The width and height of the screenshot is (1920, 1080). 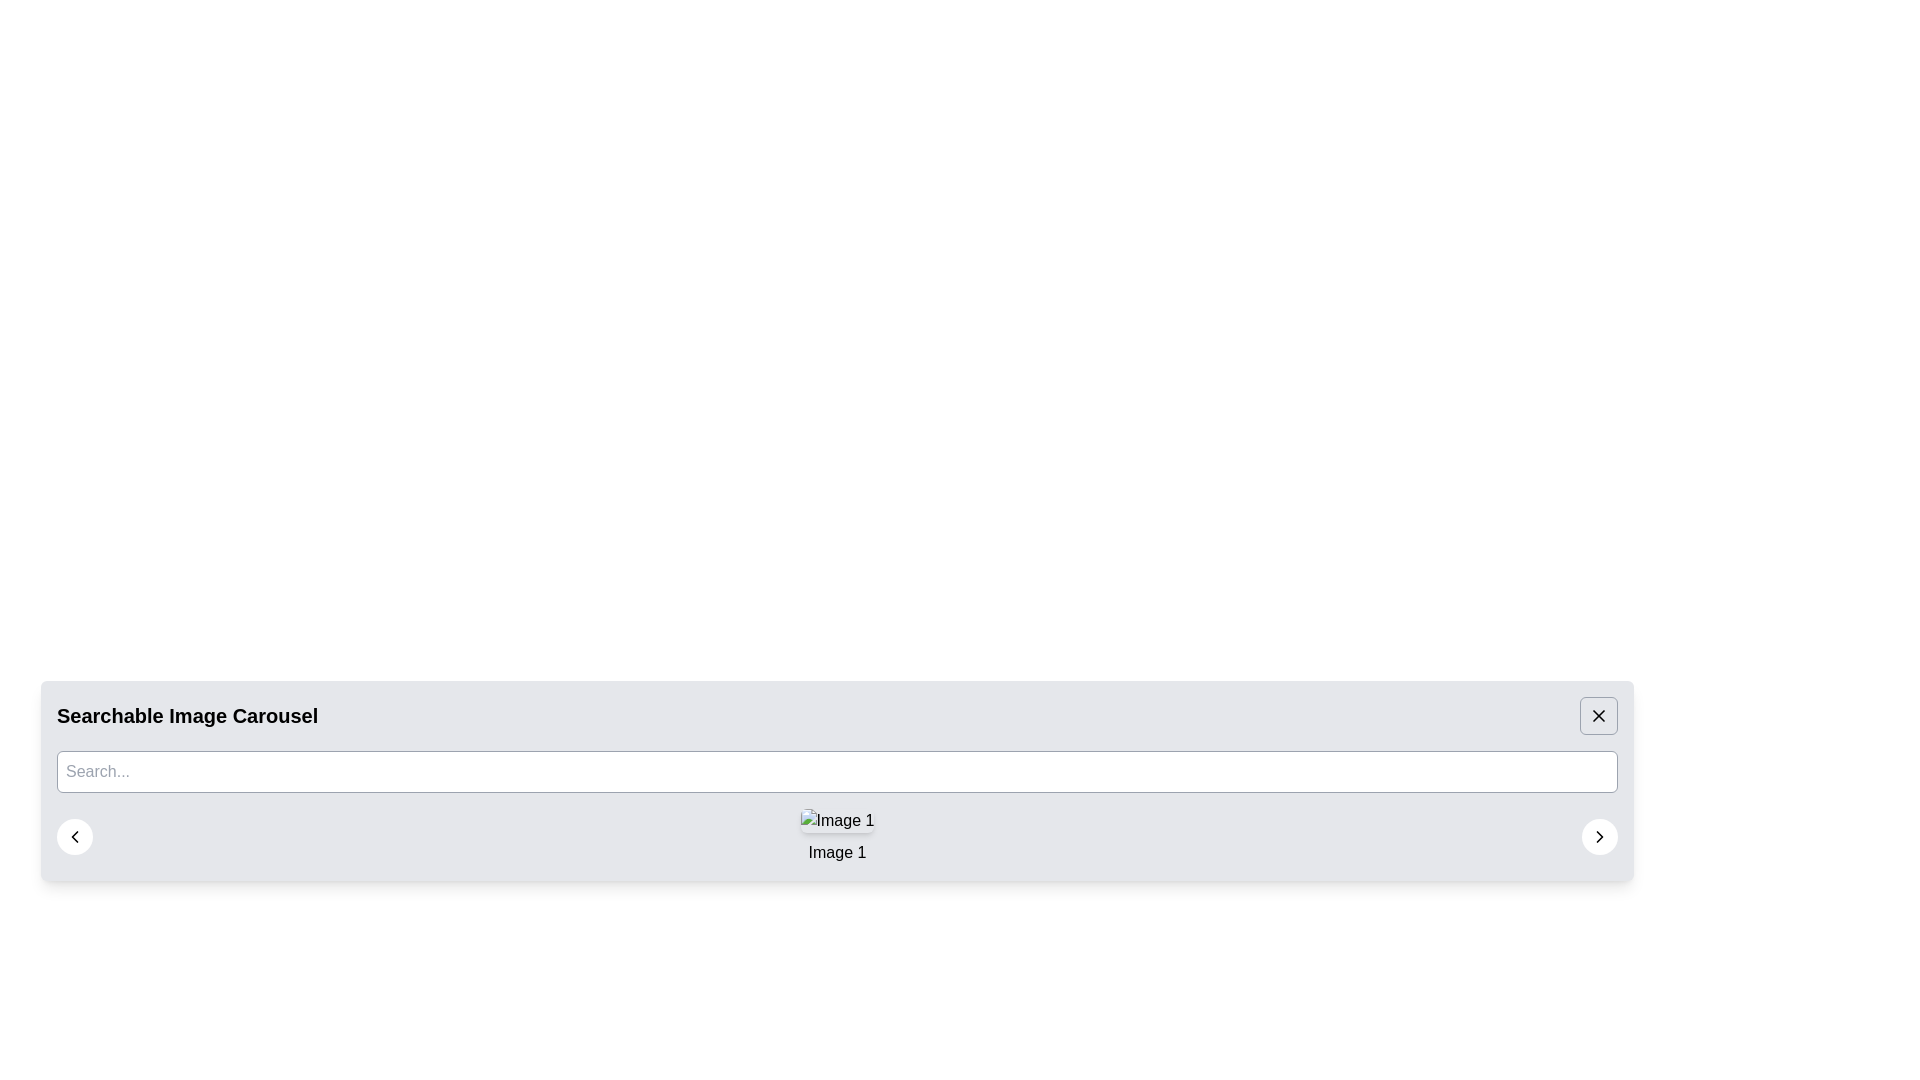 I want to click on the thumbnail image with alt text 'Image 1', which is located above the text label 'Image 1' in the carousel section, so click(x=837, y=821).